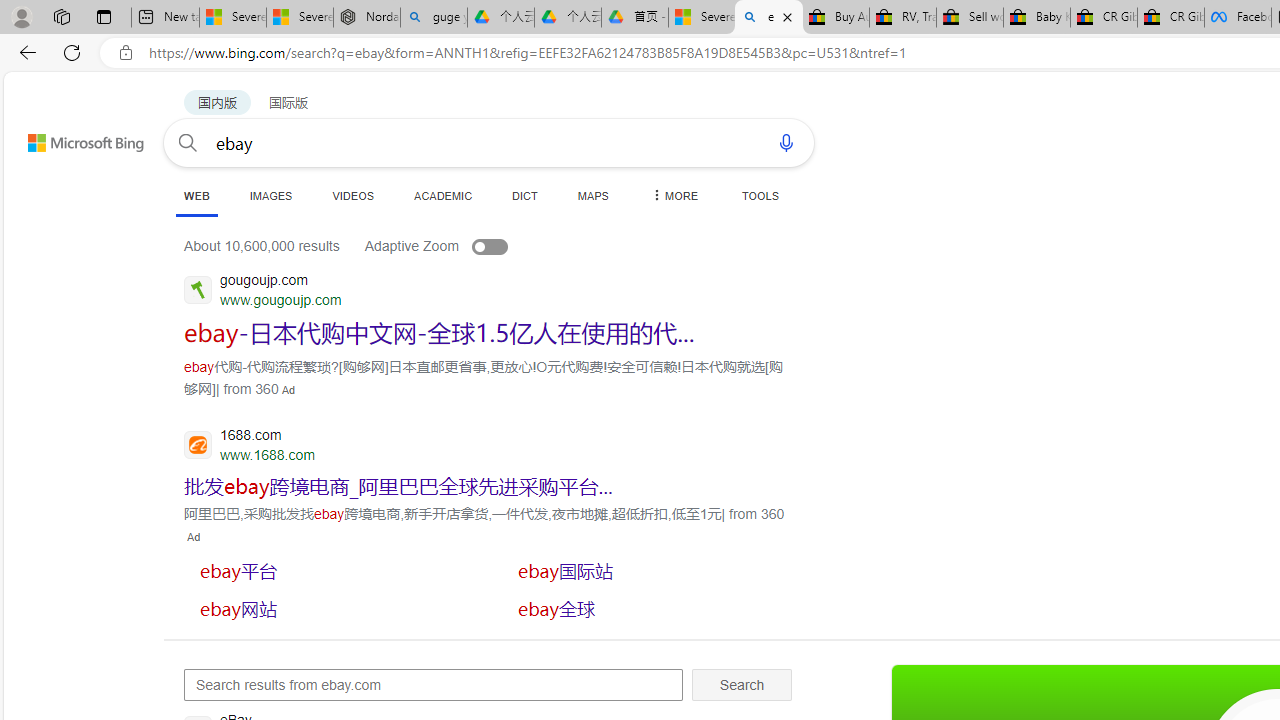 The width and height of the screenshot is (1280, 720). Describe the element at coordinates (197, 195) in the screenshot. I see `'WEB'` at that location.